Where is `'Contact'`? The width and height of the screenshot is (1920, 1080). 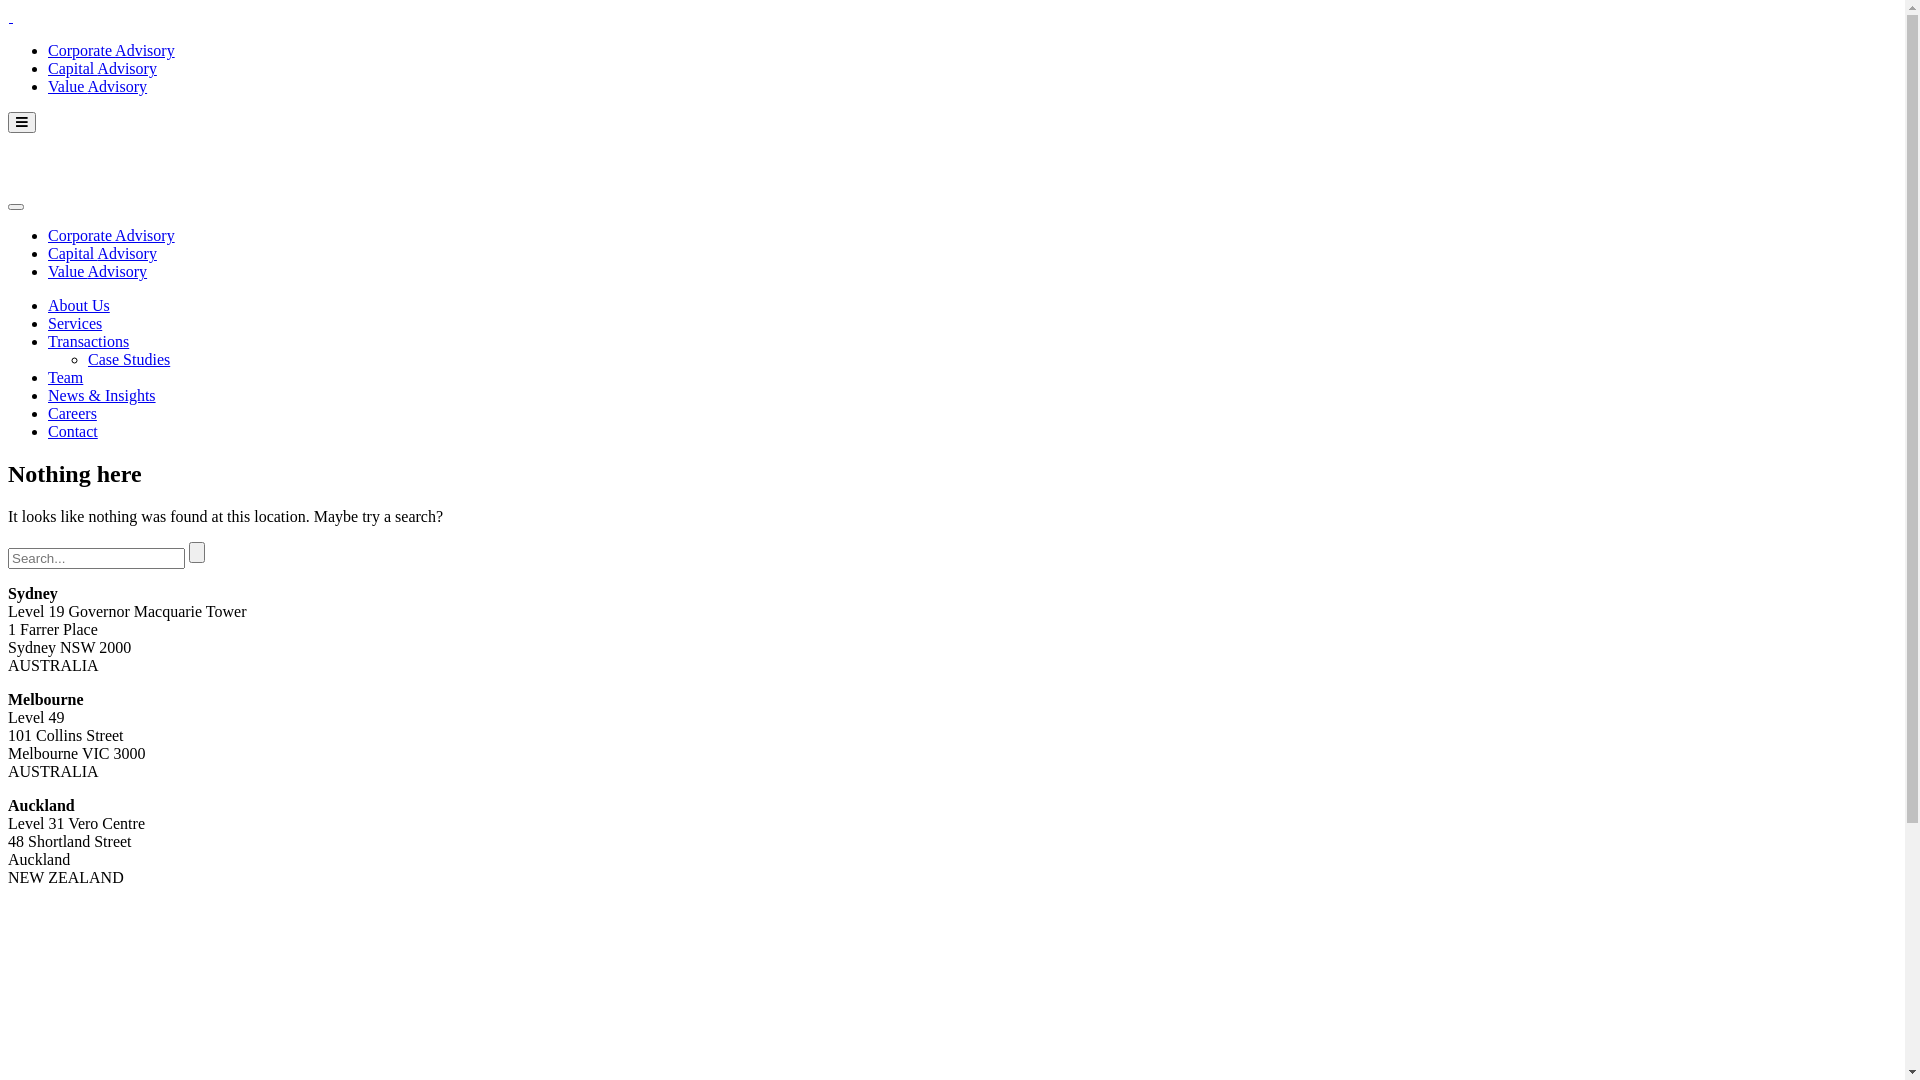
'Contact' is located at coordinates (72, 430).